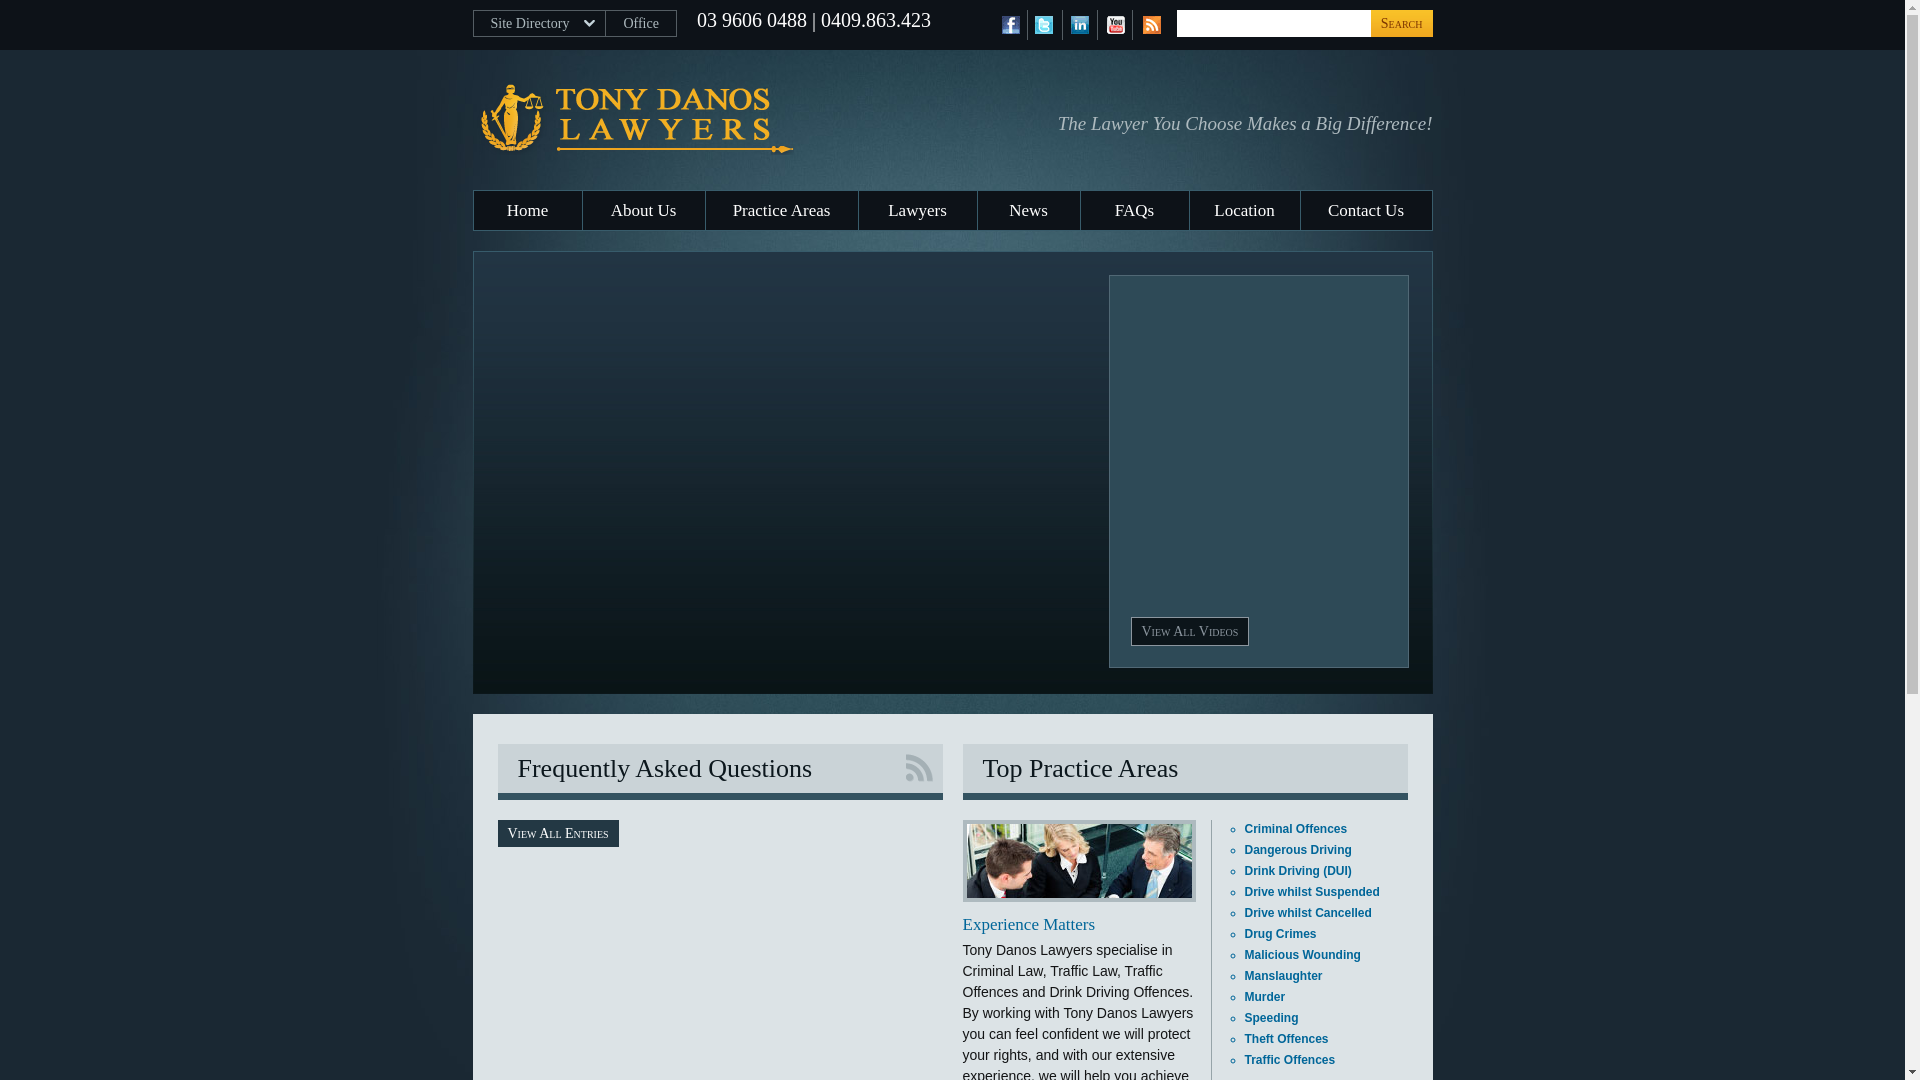  Describe the element at coordinates (1311, 890) in the screenshot. I see `'Drive whilst Suspended'` at that location.